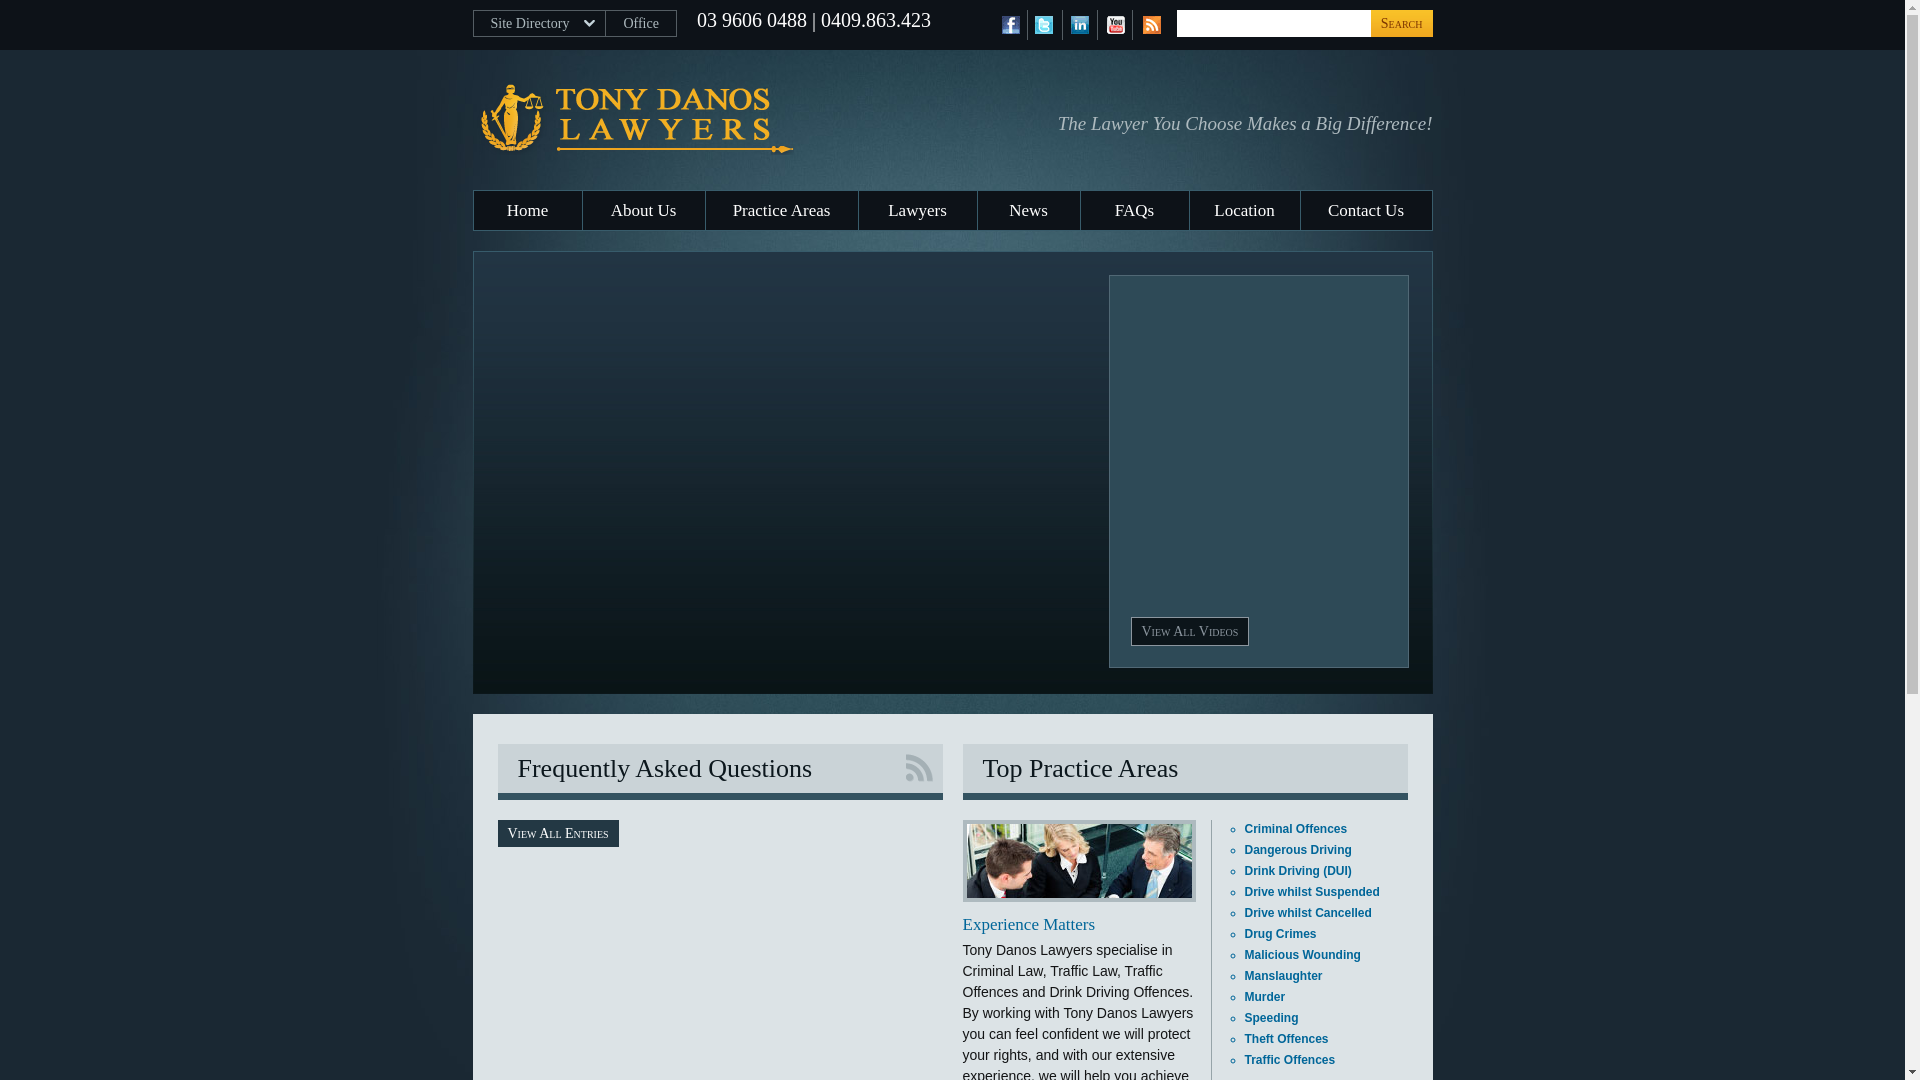  Describe the element at coordinates (1311, 890) in the screenshot. I see `'Drive whilst Suspended'` at that location.